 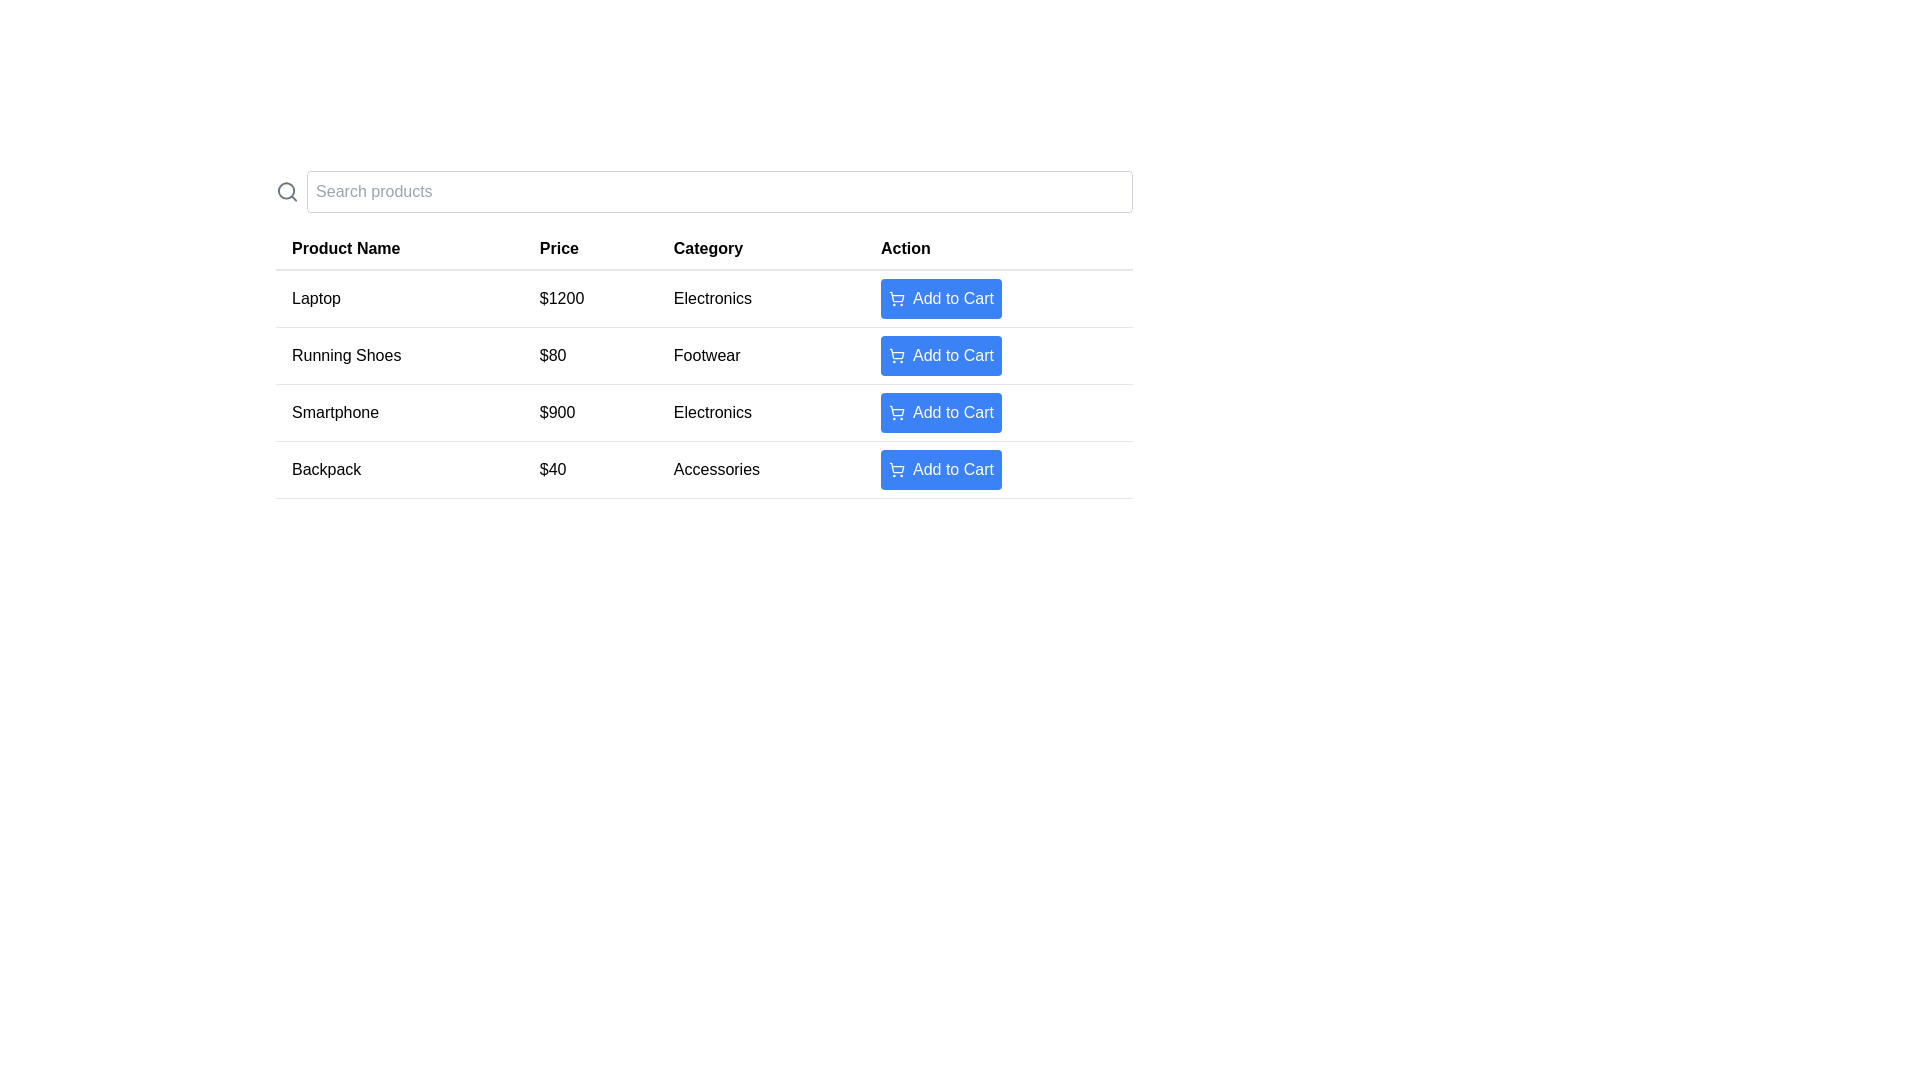 What do you see at coordinates (896, 354) in the screenshot?
I see `the shopping cart icon within the 'Add to Cart' button, which is located in the second row of the 'Action' column for 'Running Shoes'` at bounding box center [896, 354].